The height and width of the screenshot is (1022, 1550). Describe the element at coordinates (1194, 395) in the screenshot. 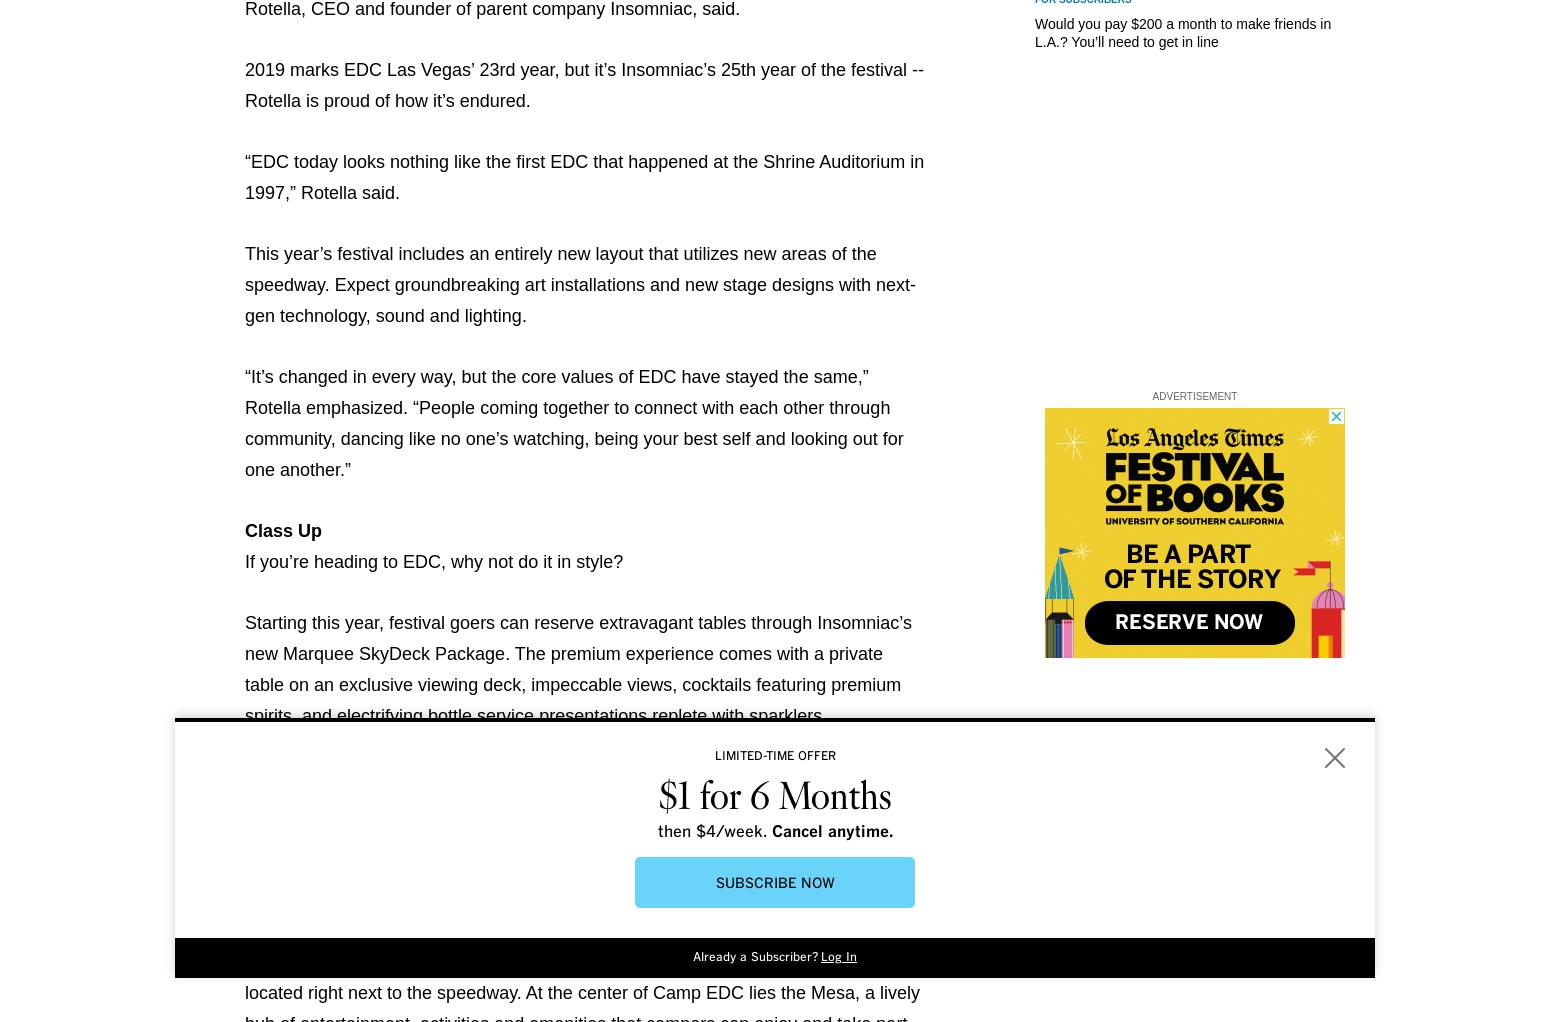

I see `'Advertisement'` at that location.